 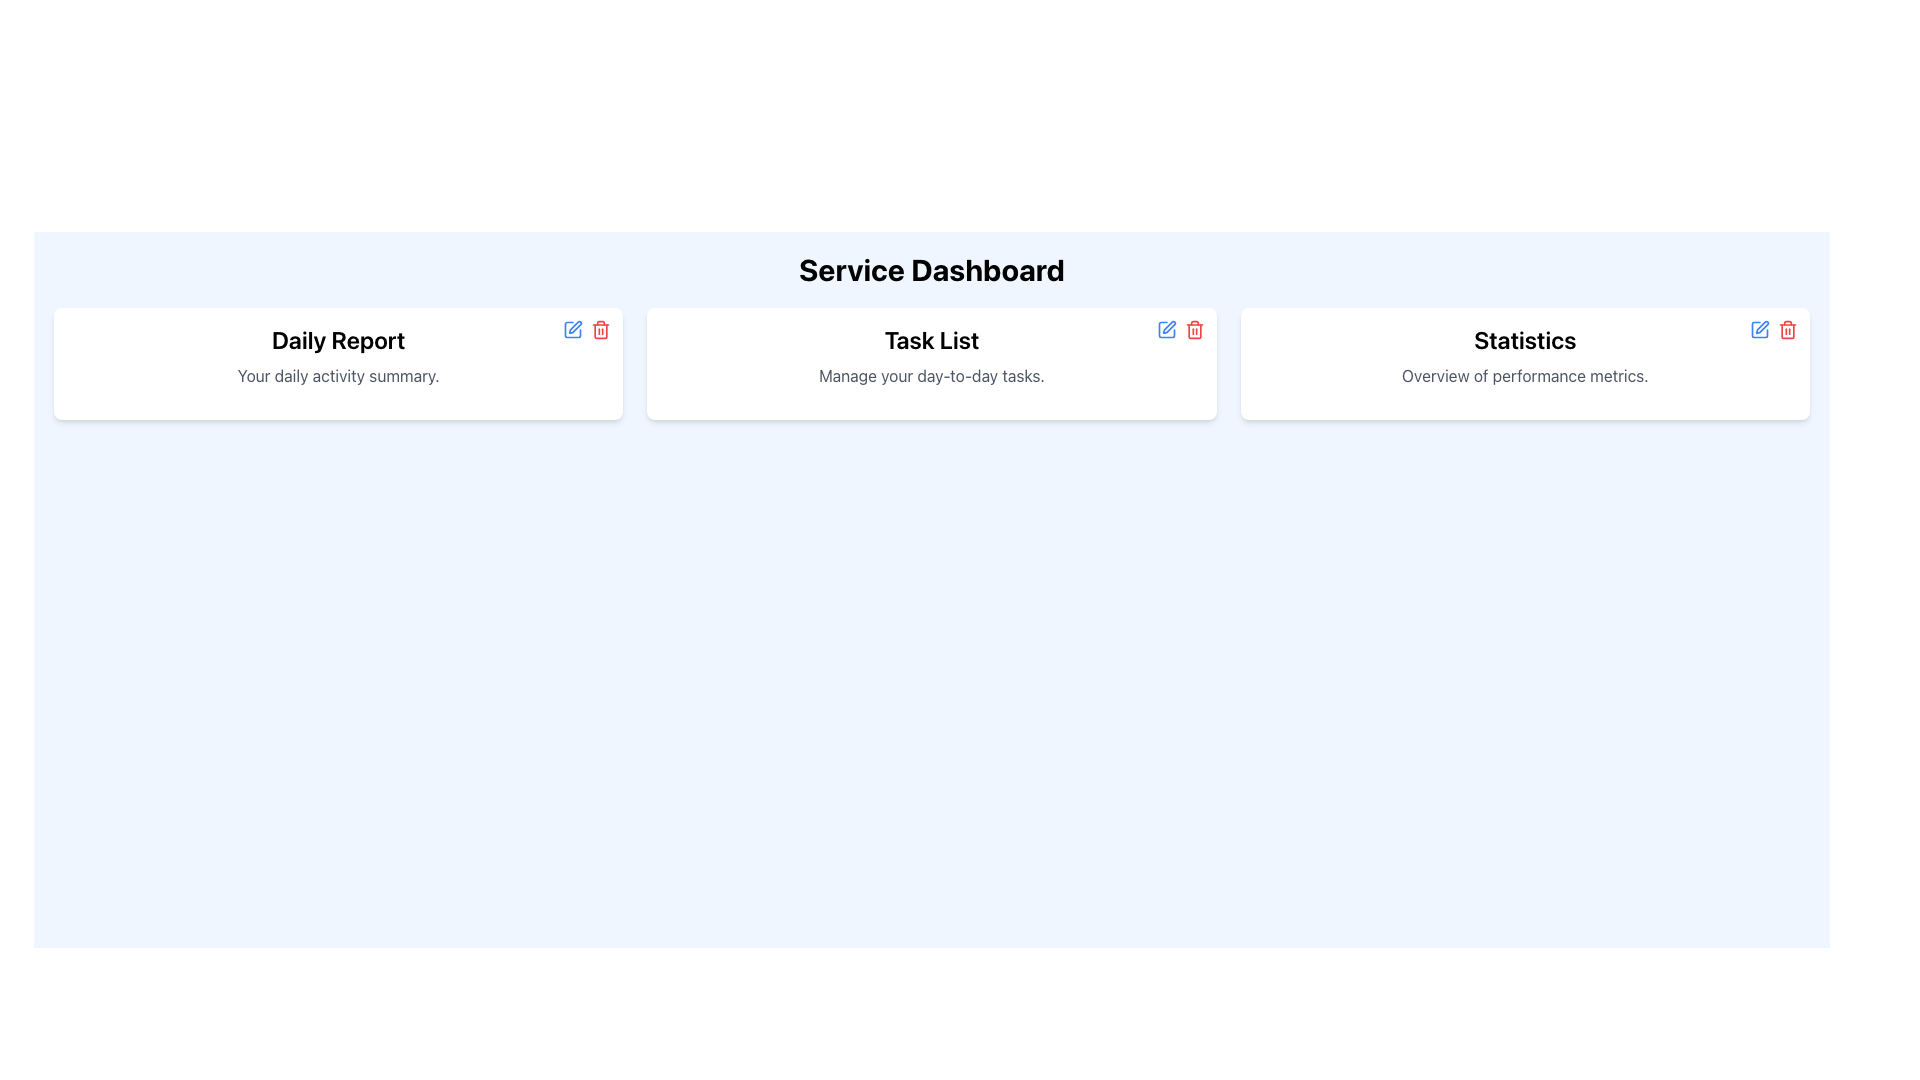 What do you see at coordinates (572, 329) in the screenshot?
I see `the blue-colored pen icon button located in the top-right corner of the 'Daily Report' card` at bounding box center [572, 329].